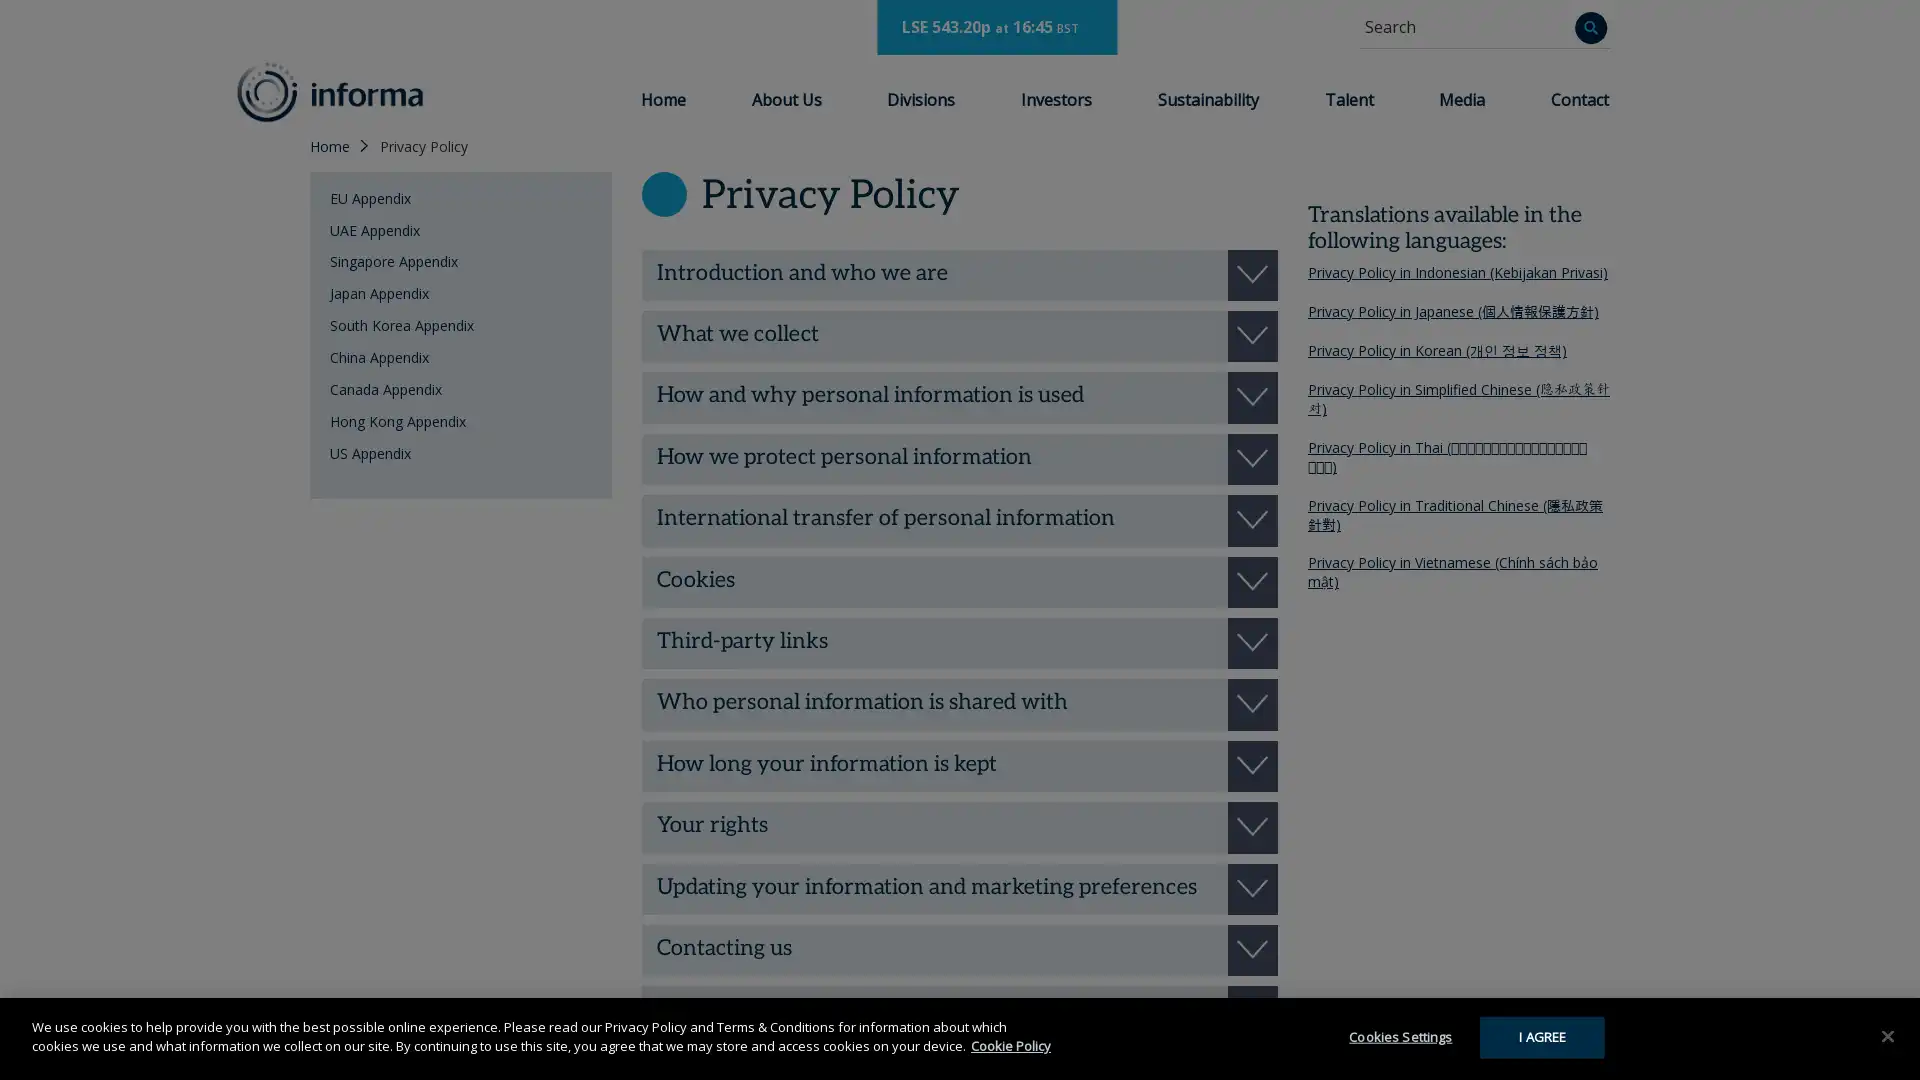 This screenshot has height=1080, width=1920. I want to click on I AGREE, so click(1541, 1036).